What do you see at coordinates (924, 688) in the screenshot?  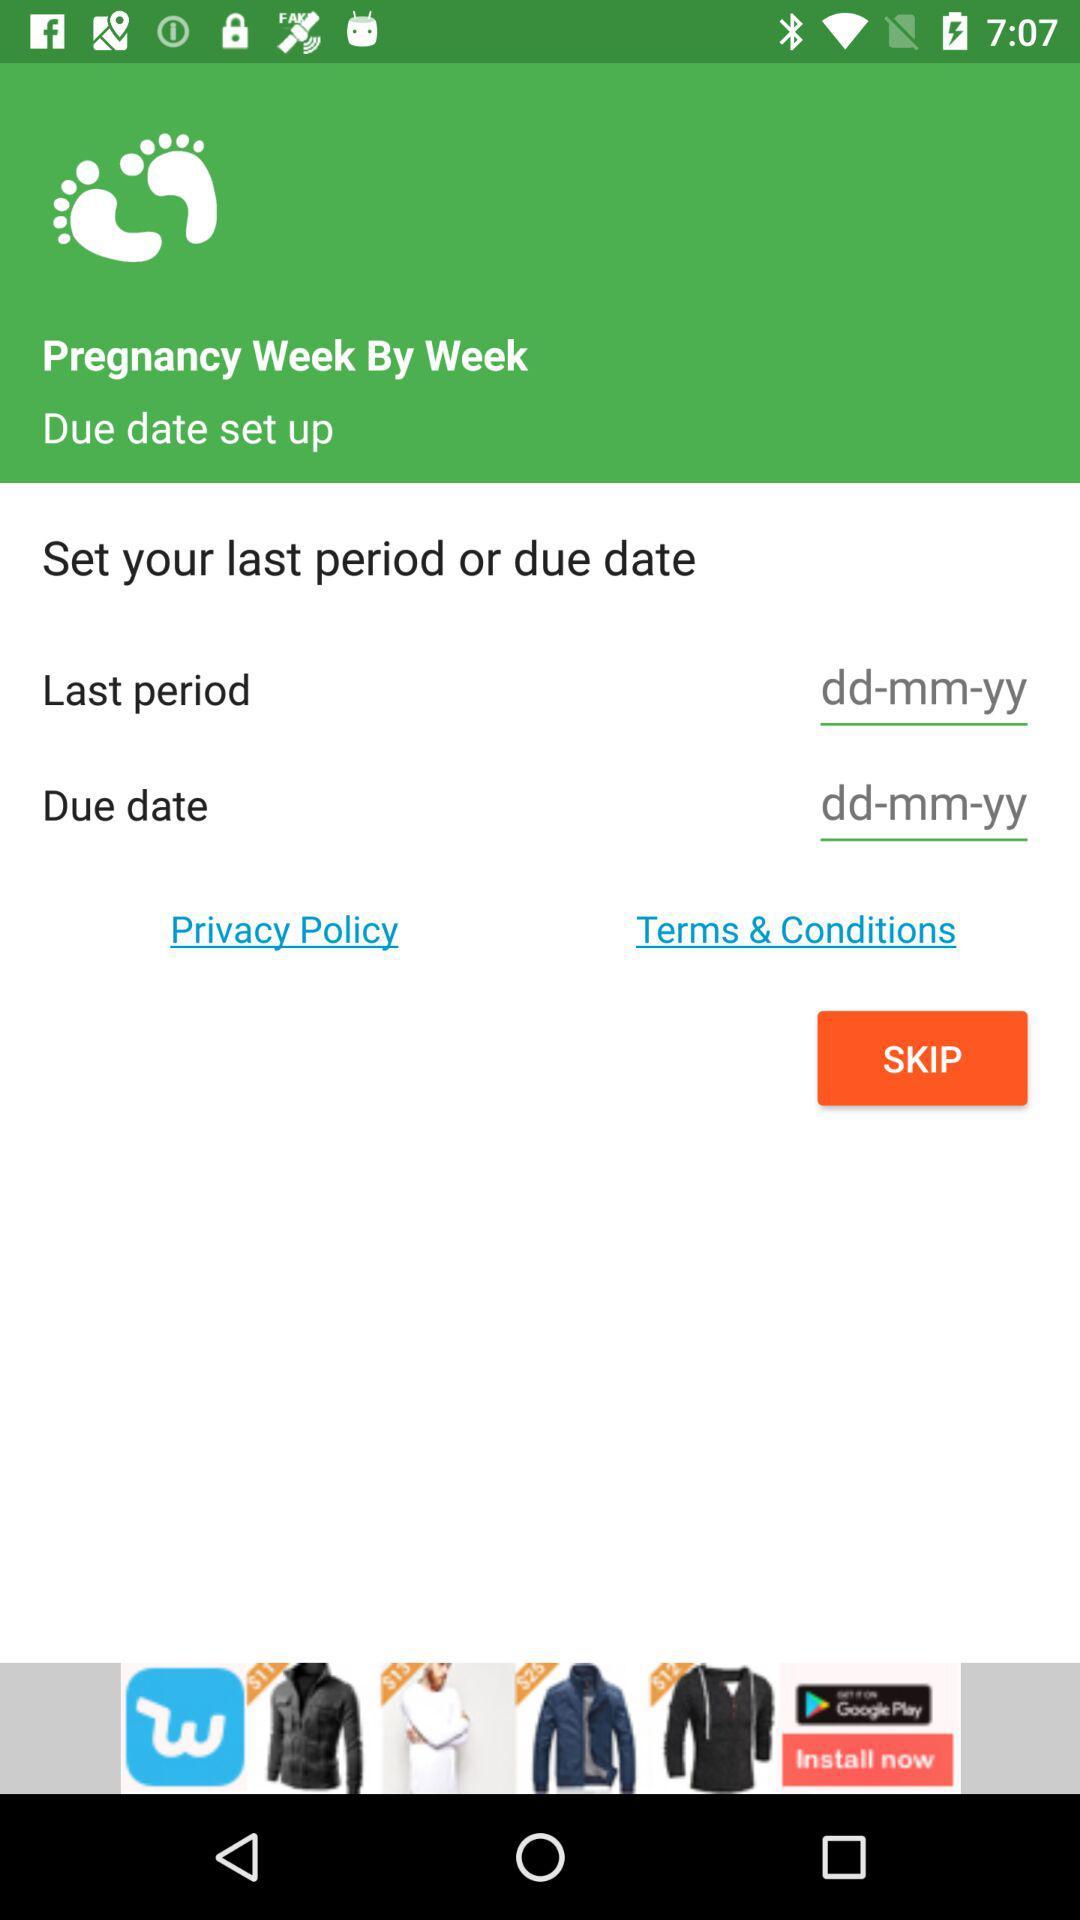 I see `date field` at bounding box center [924, 688].